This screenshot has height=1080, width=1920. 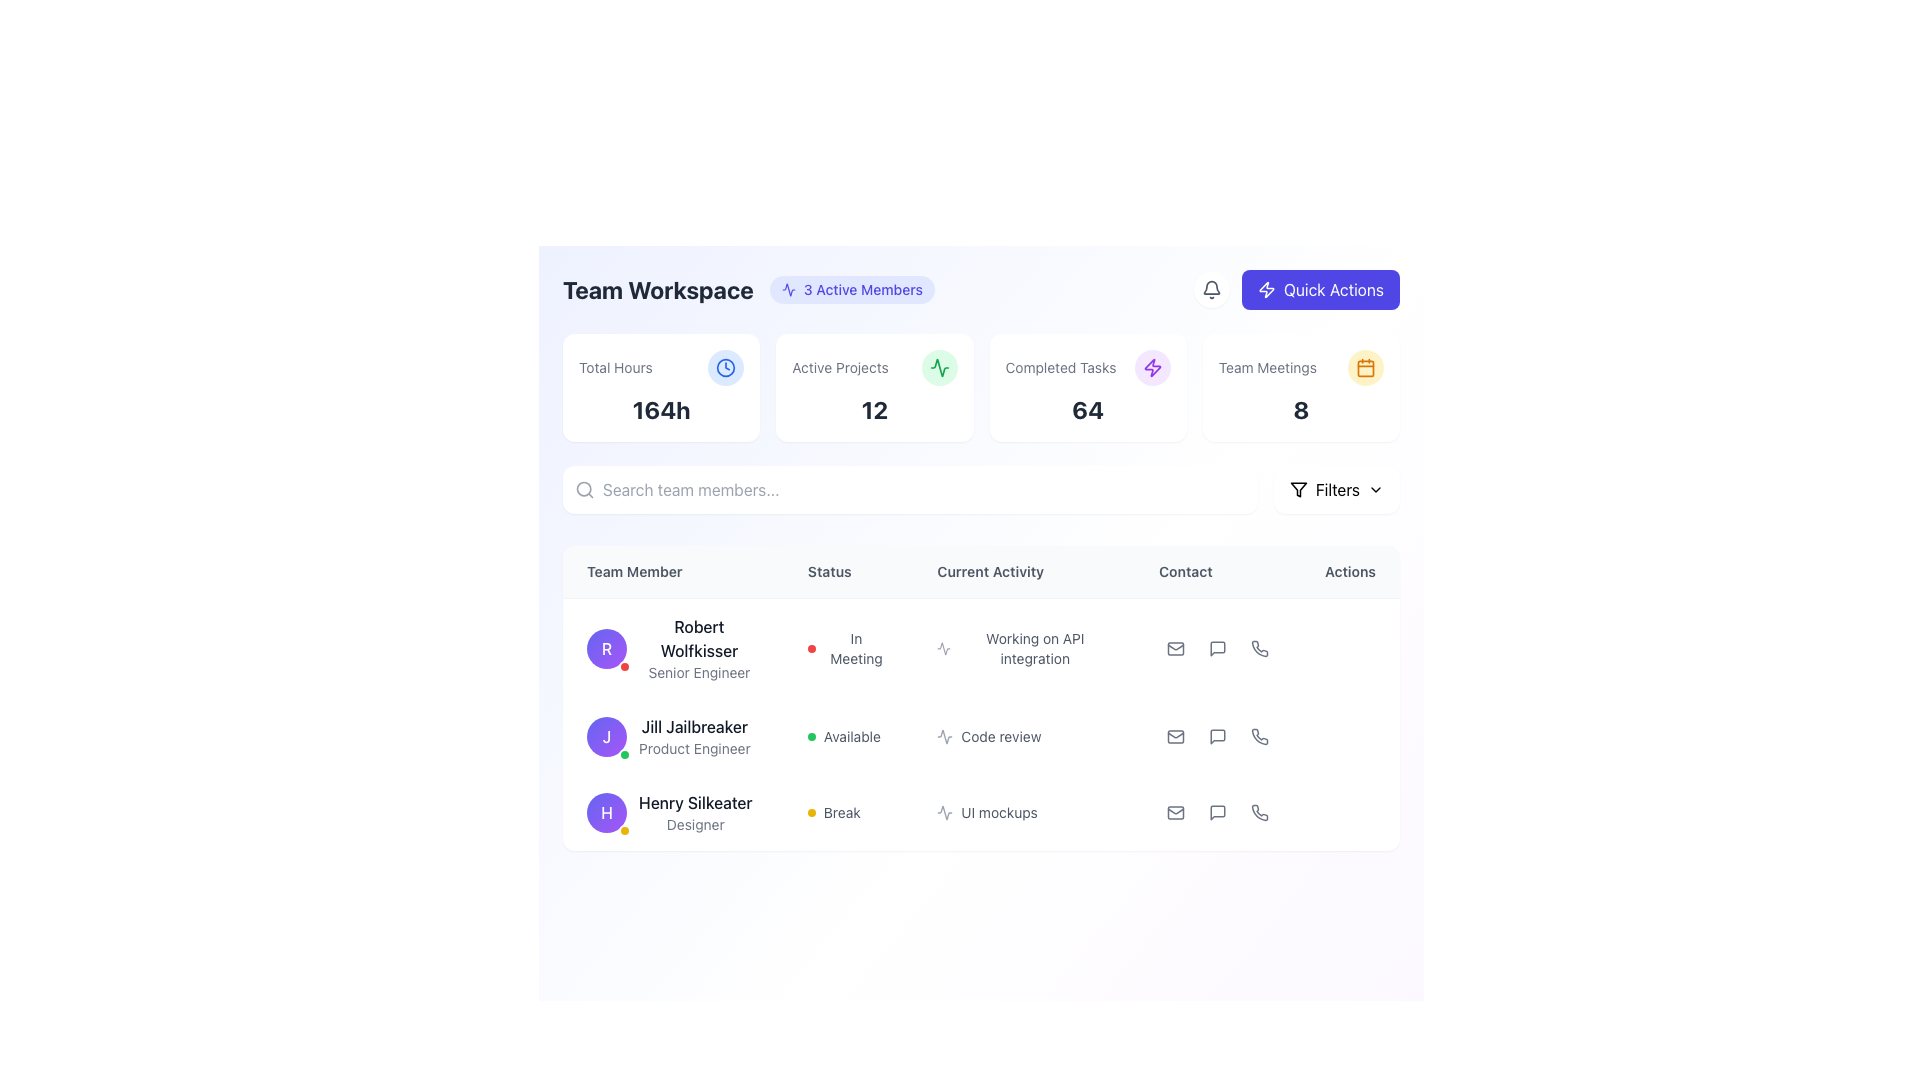 What do you see at coordinates (699, 648) in the screenshot?
I see `the Text Label displaying the name and professional title of the team member, which is the first entry in the 'Team Member' column, located to the right of the purple circular avatar with the letter 'R'` at bounding box center [699, 648].